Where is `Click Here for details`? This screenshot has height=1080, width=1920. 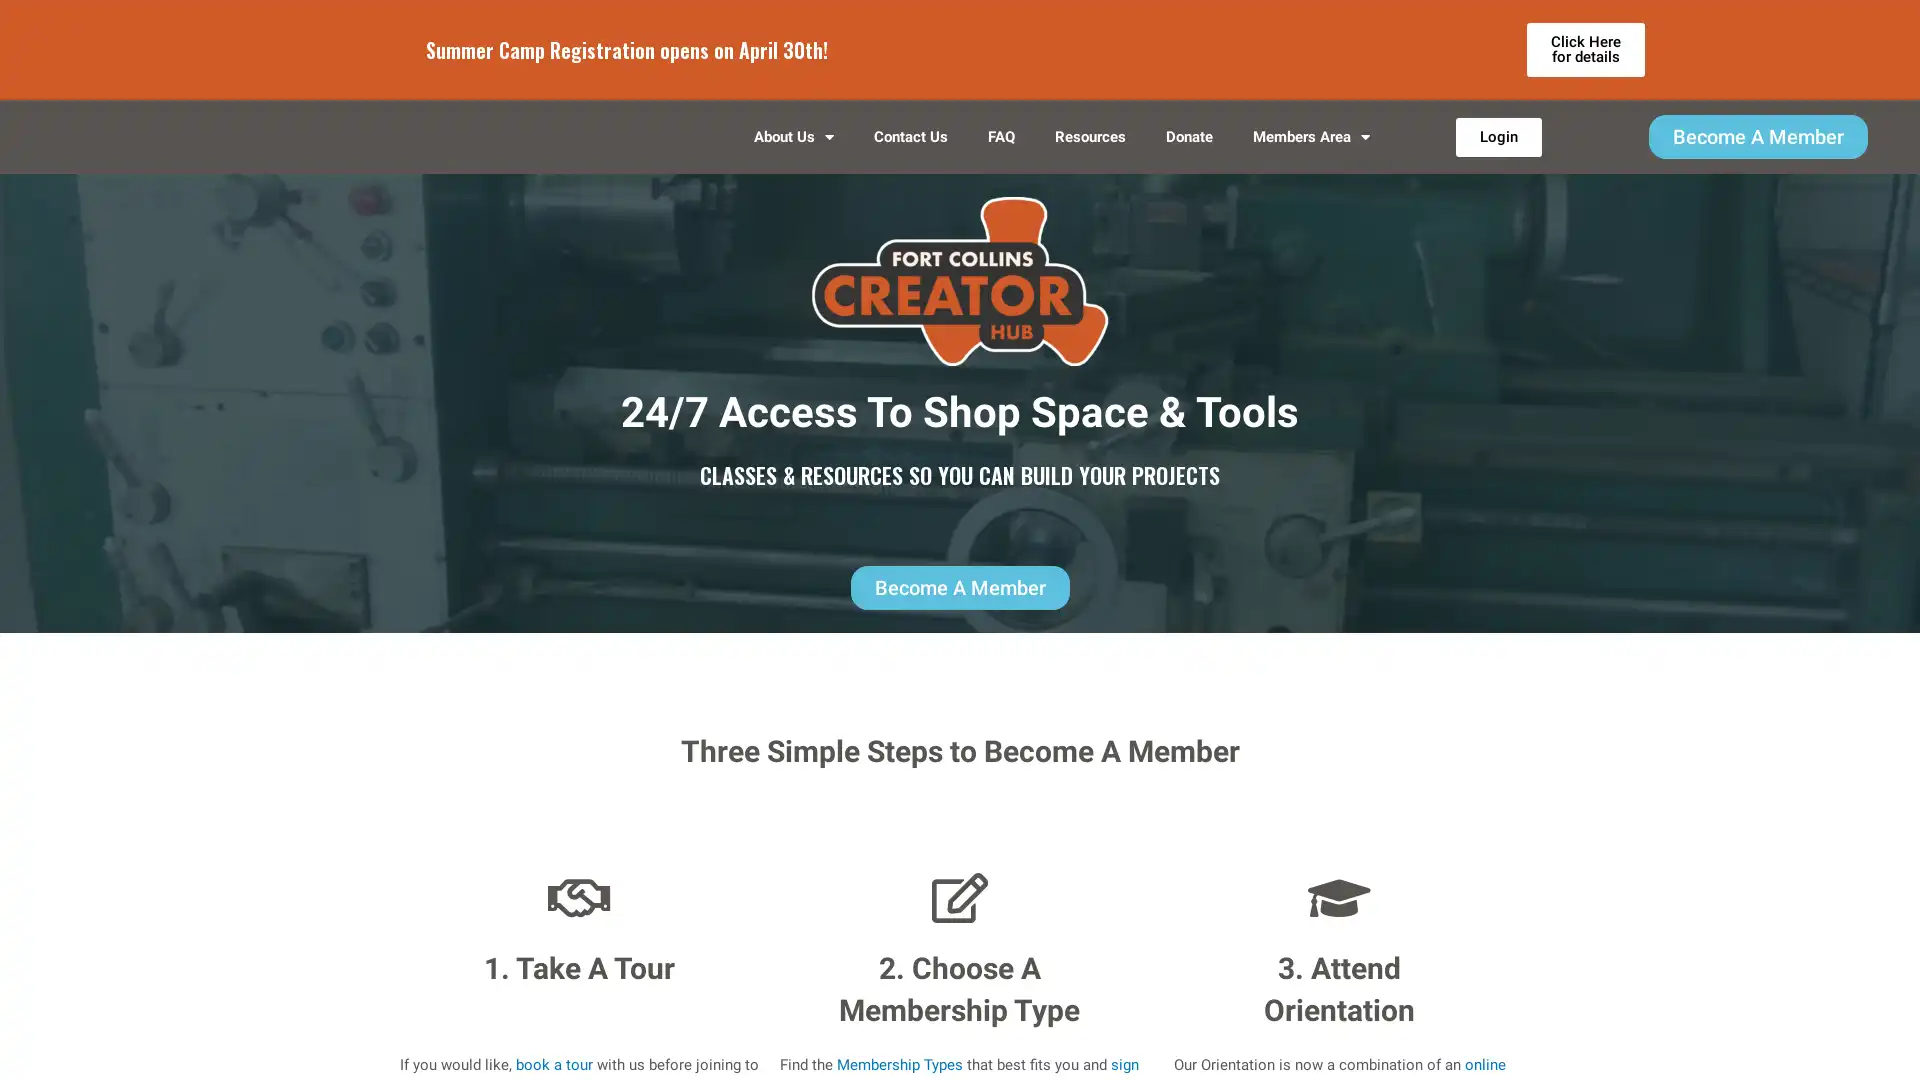
Click Here for details is located at coordinates (1584, 49).